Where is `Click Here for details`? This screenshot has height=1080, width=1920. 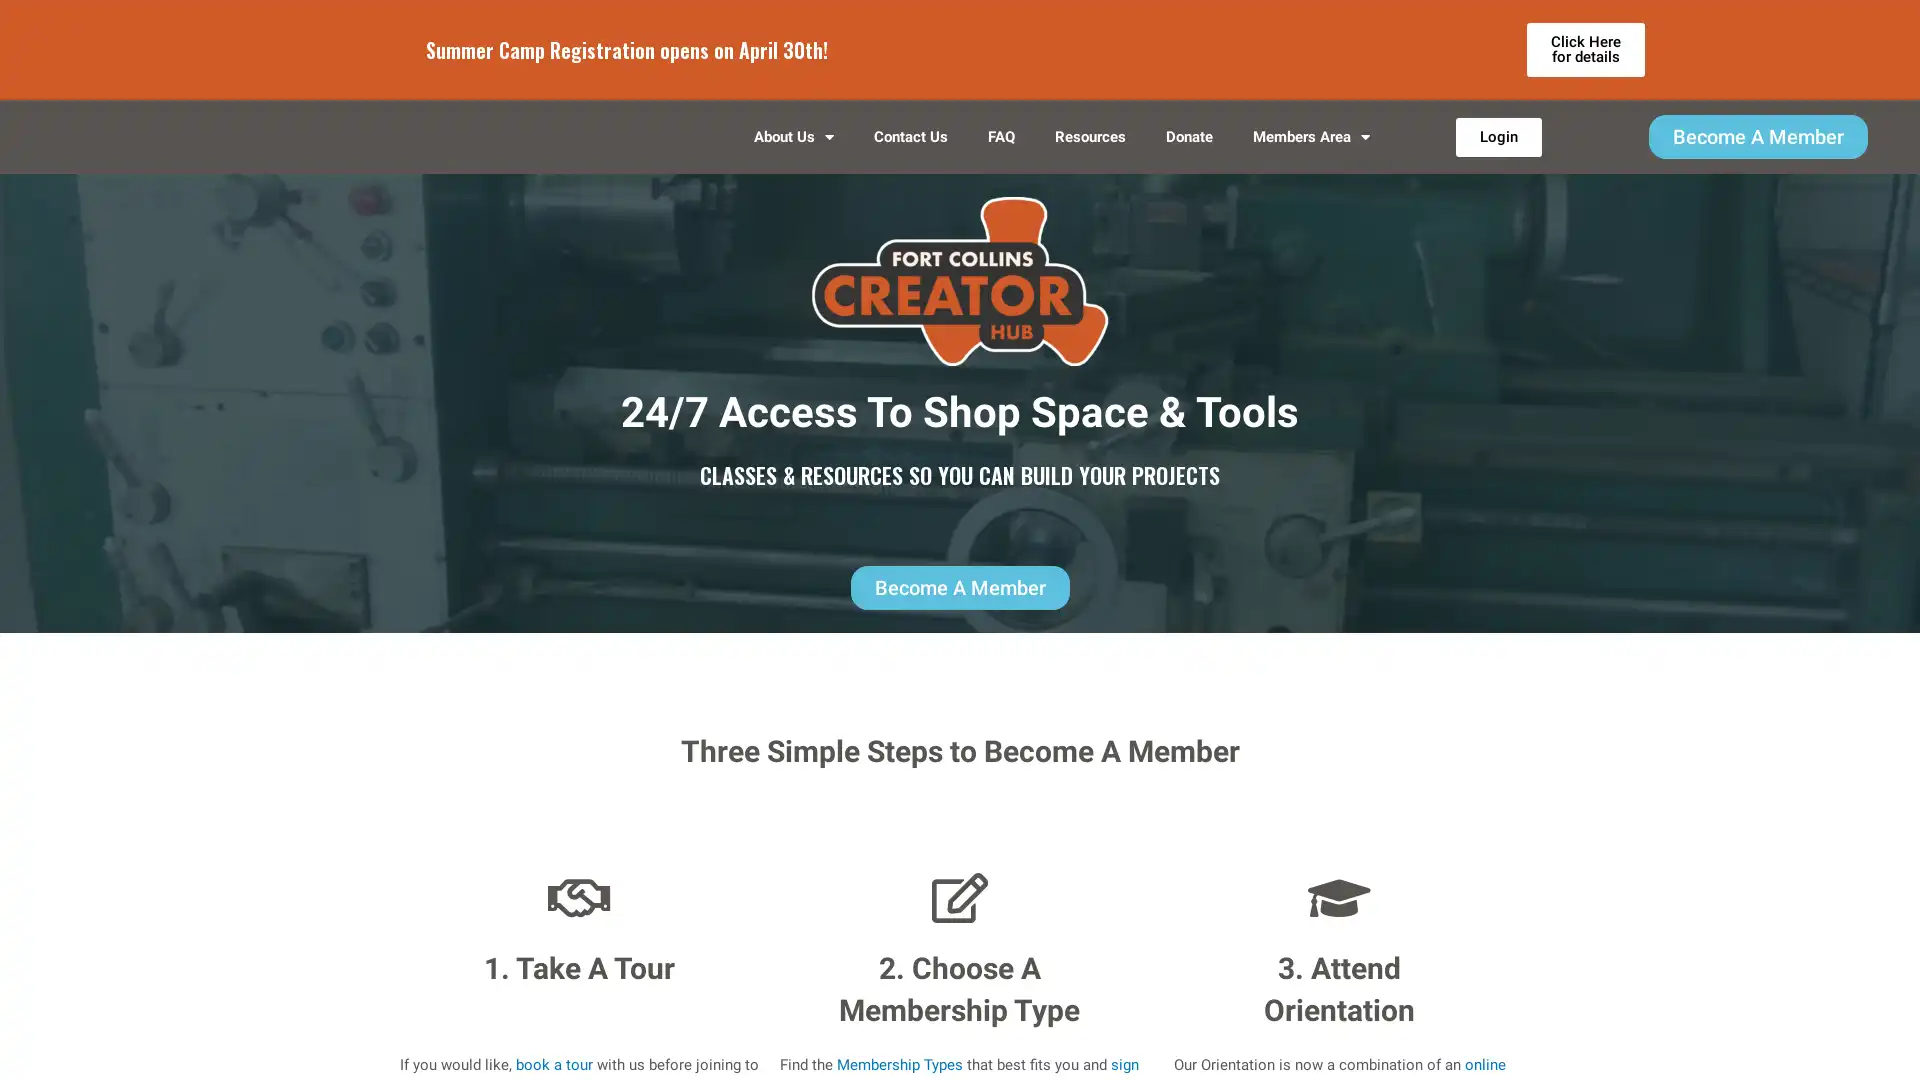
Click Here for details is located at coordinates (1584, 49).